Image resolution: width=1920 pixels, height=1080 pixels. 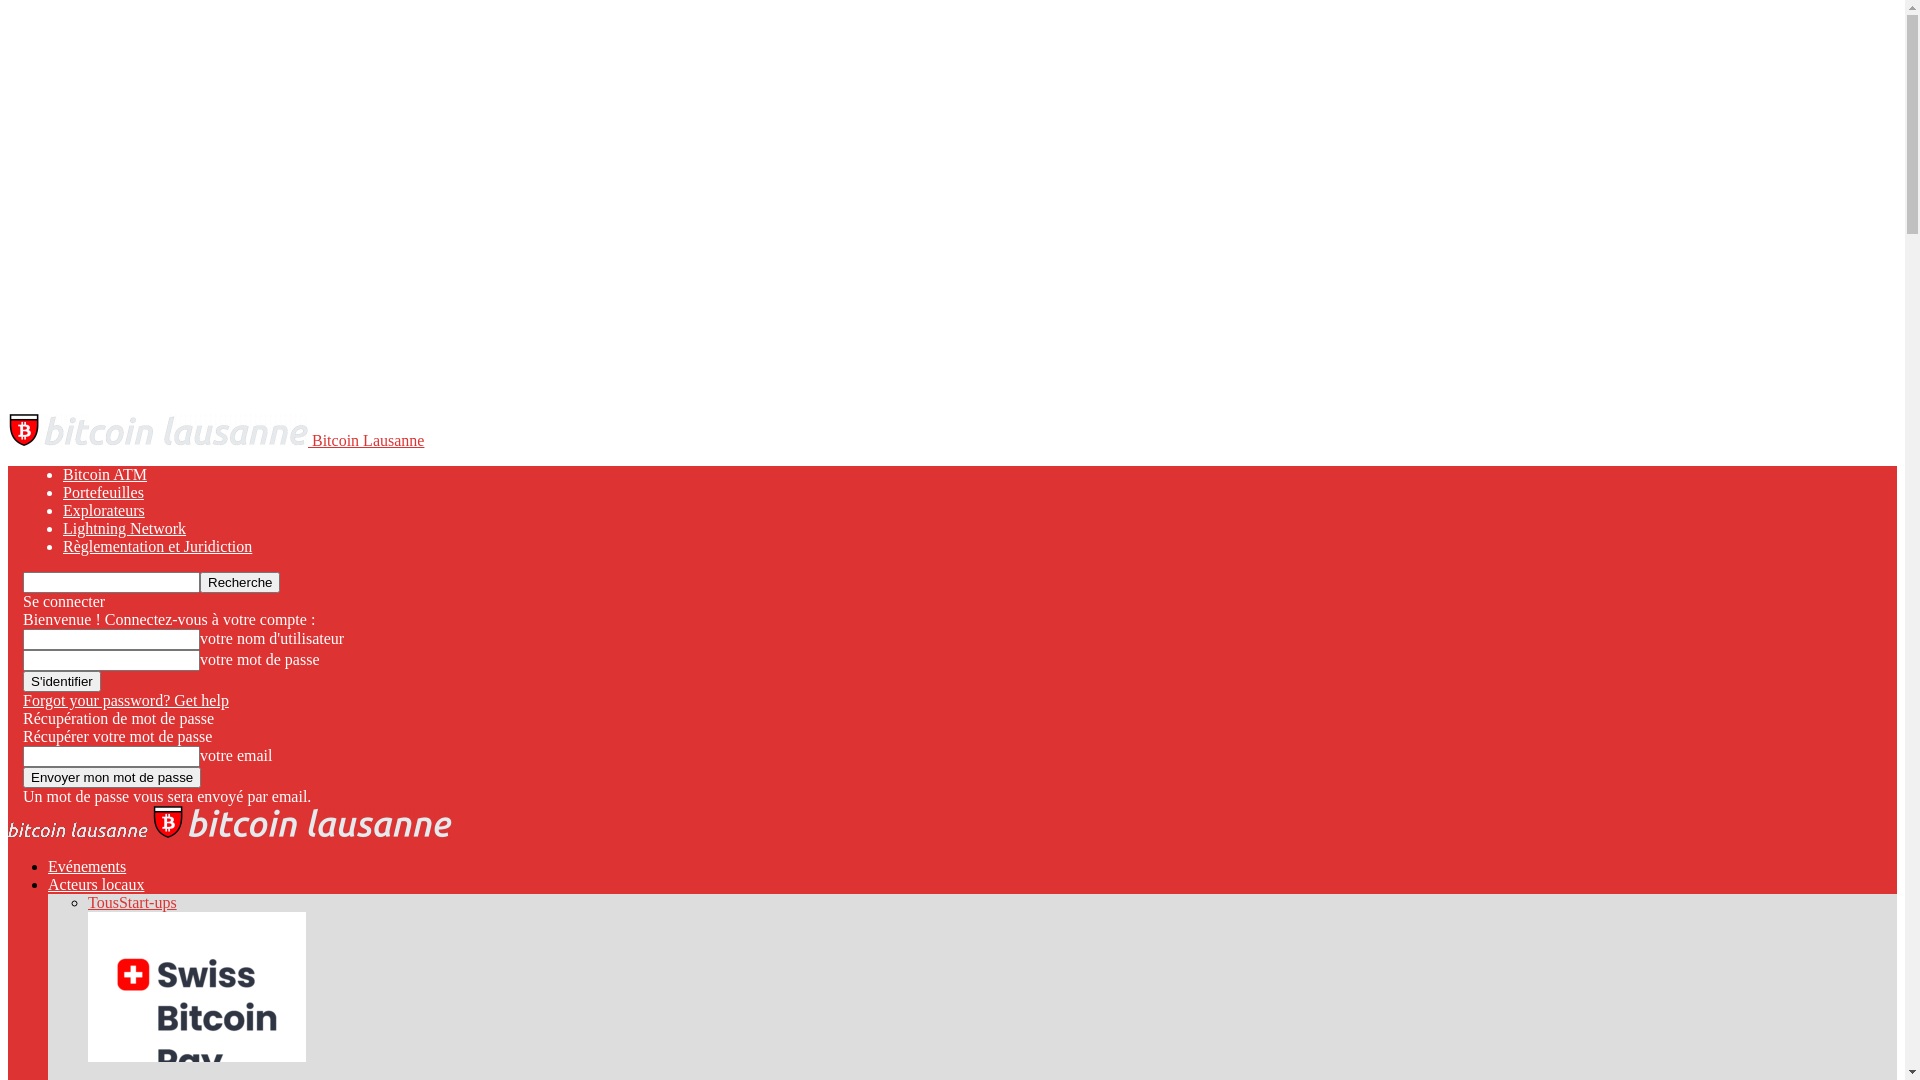 What do you see at coordinates (216, 439) in the screenshot?
I see `'Bitcoin Lausanne'` at bounding box center [216, 439].